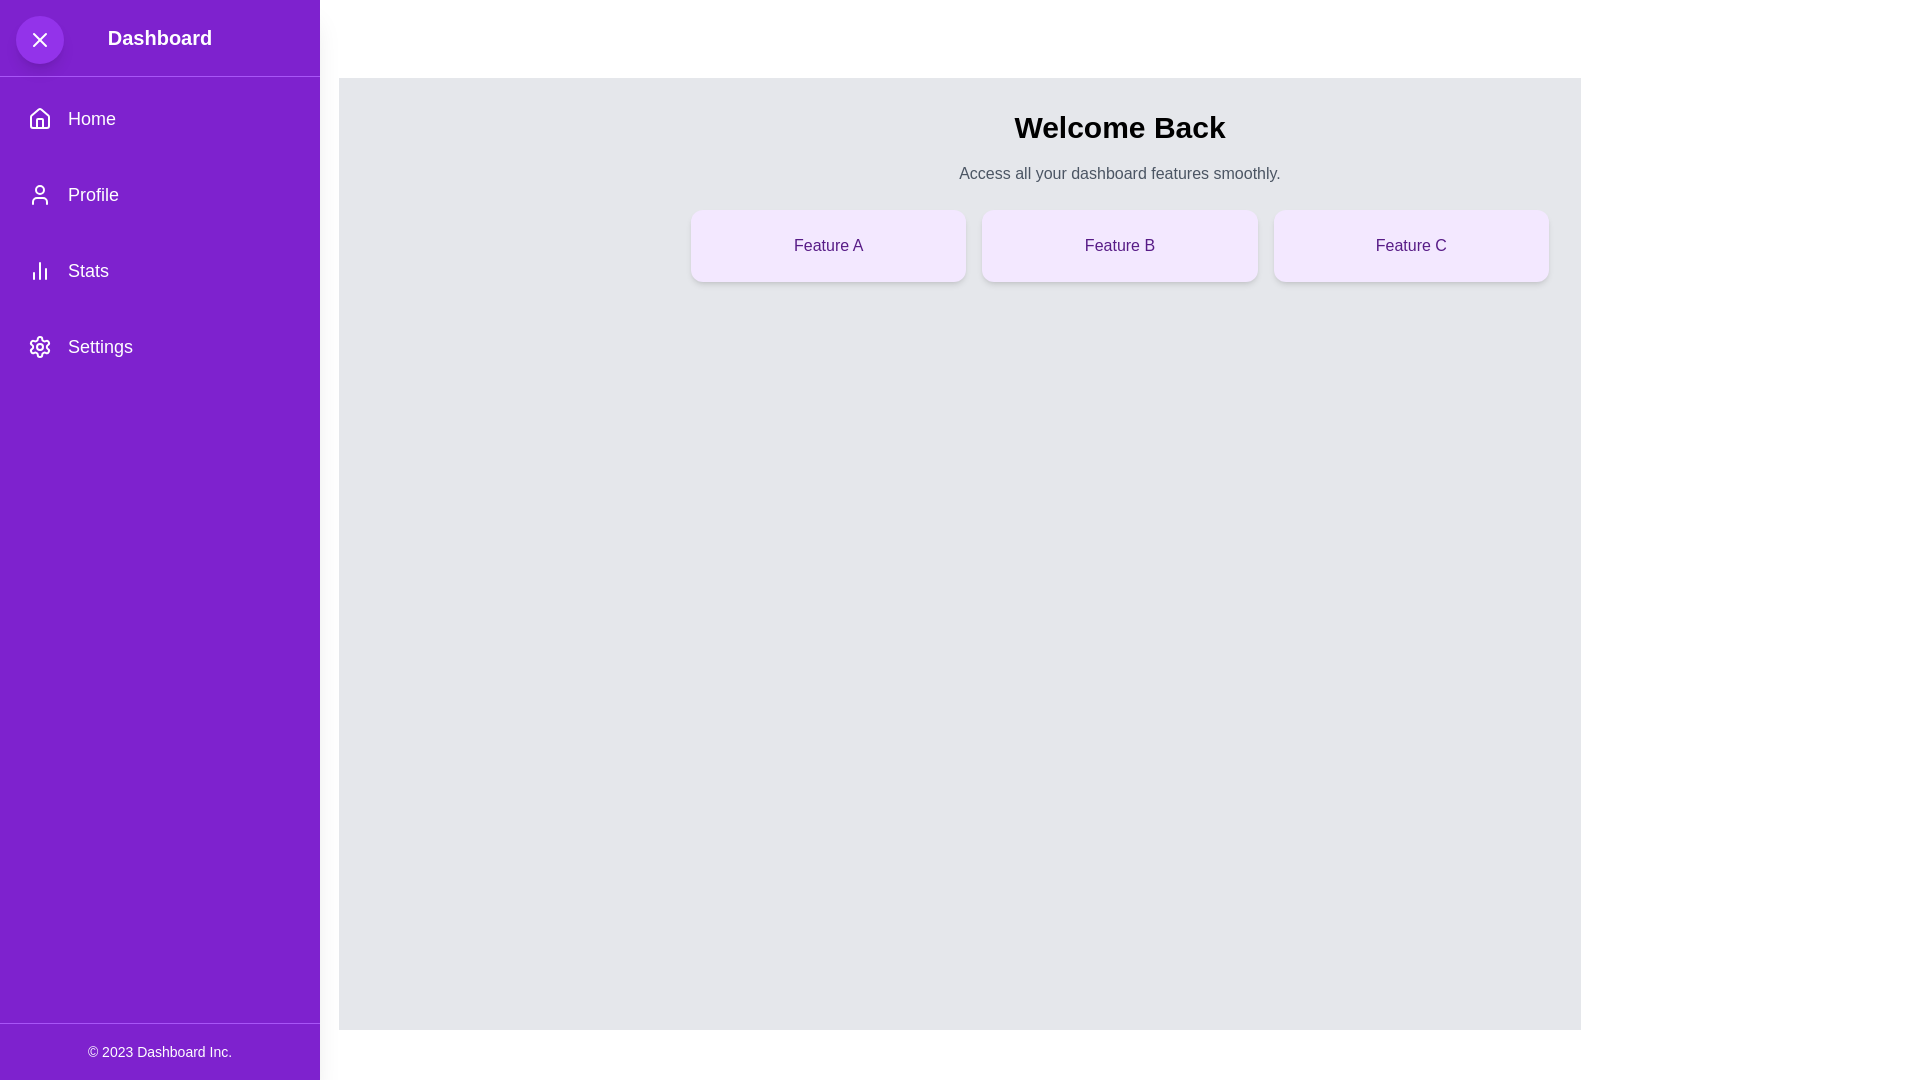 Image resolution: width=1920 pixels, height=1080 pixels. Describe the element at coordinates (1118, 172) in the screenshot. I see `the subheading text element located below the 'Welcome Back' header in the main dashboard area` at that location.